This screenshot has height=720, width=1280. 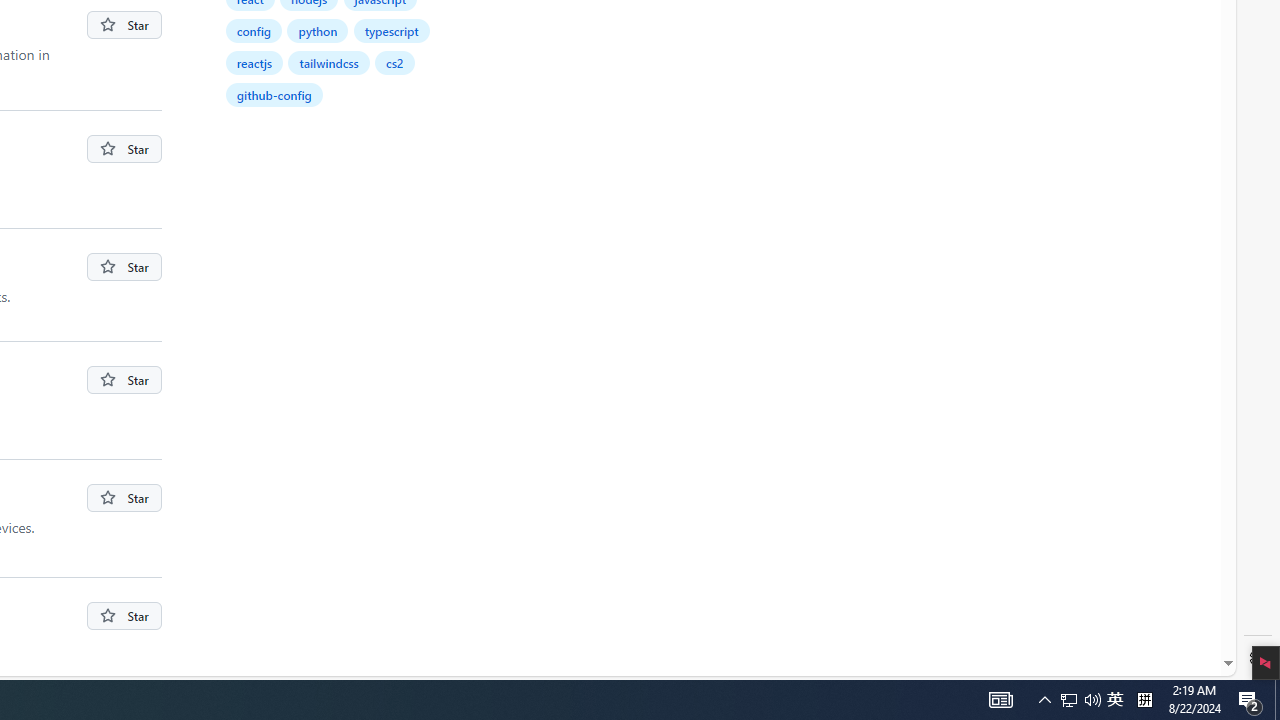 What do you see at coordinates (253, 61) in the screenshot?
I see `'reactjs'` at bounding box center [253, 61].